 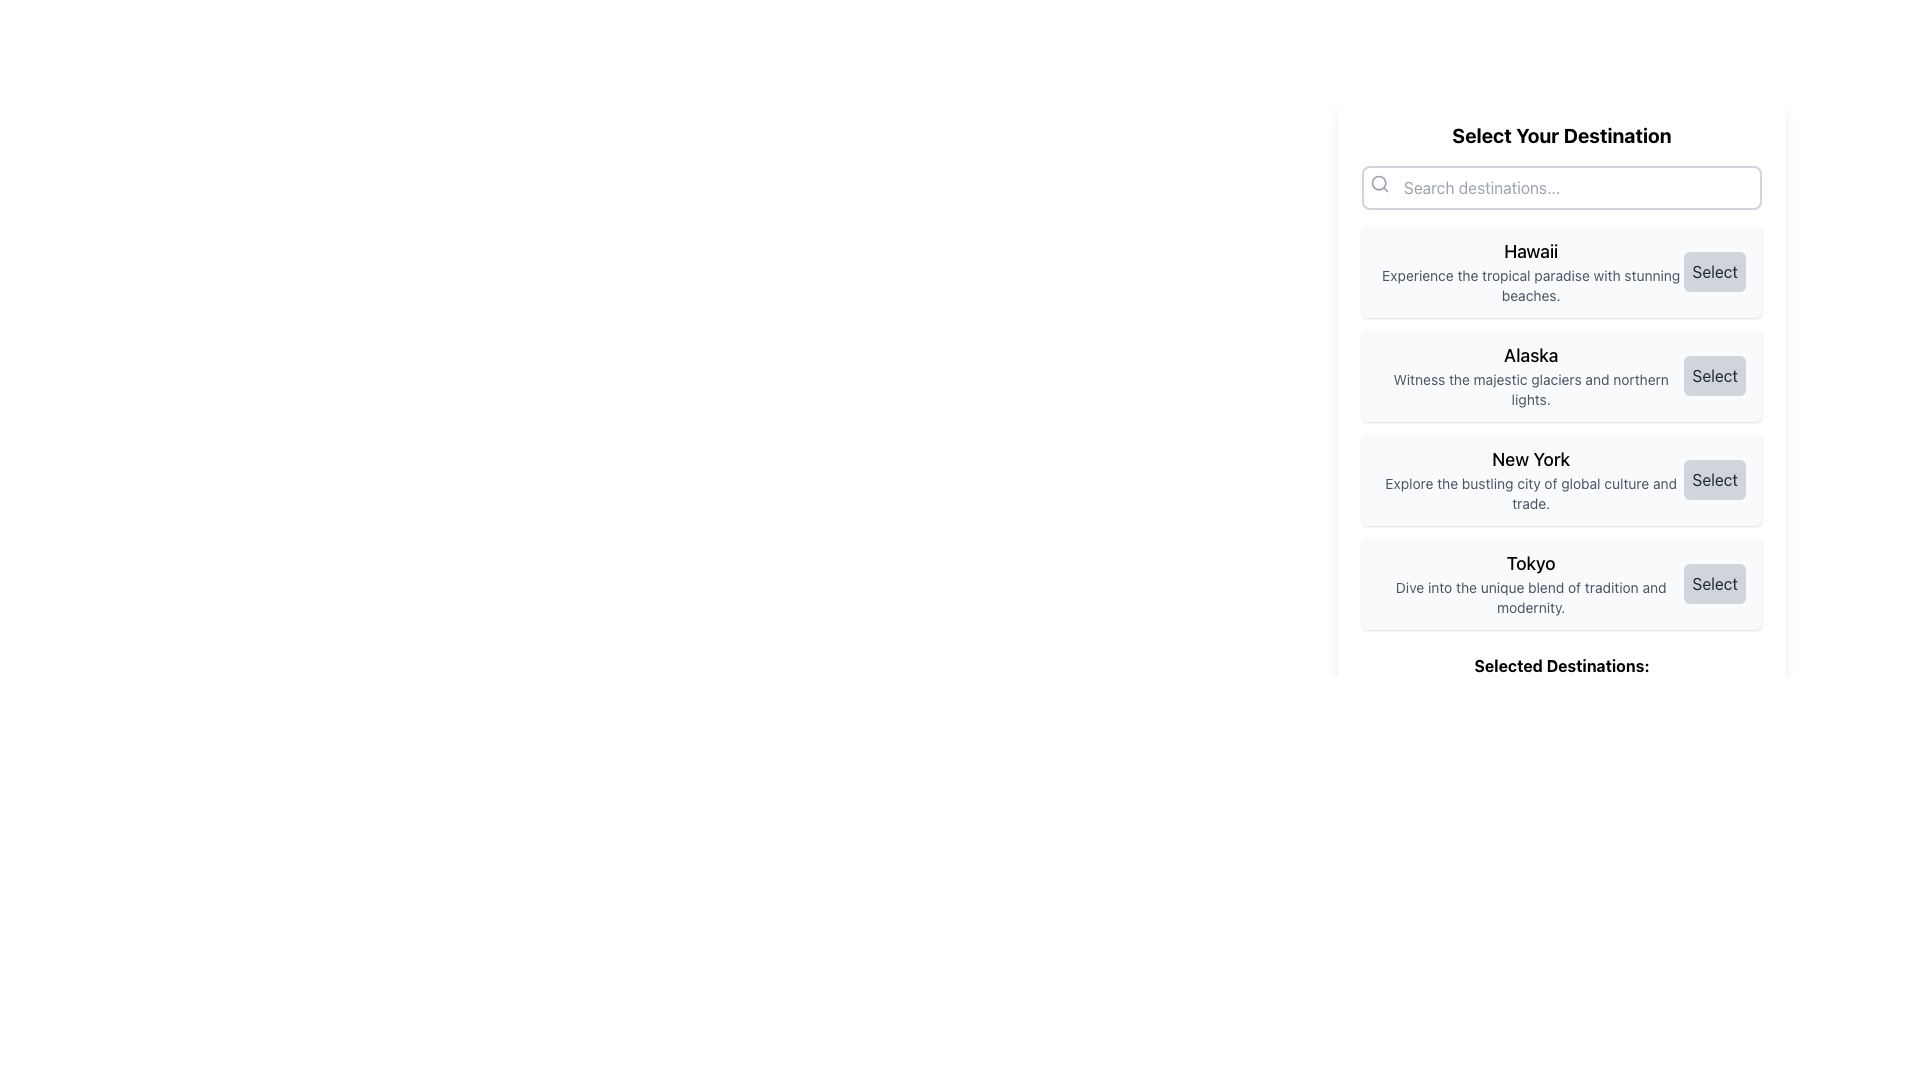 I want to click on the search icon located at the top-left corner of the search input field in the 'Select Your Destination' component, so click(x=1379, y=184).